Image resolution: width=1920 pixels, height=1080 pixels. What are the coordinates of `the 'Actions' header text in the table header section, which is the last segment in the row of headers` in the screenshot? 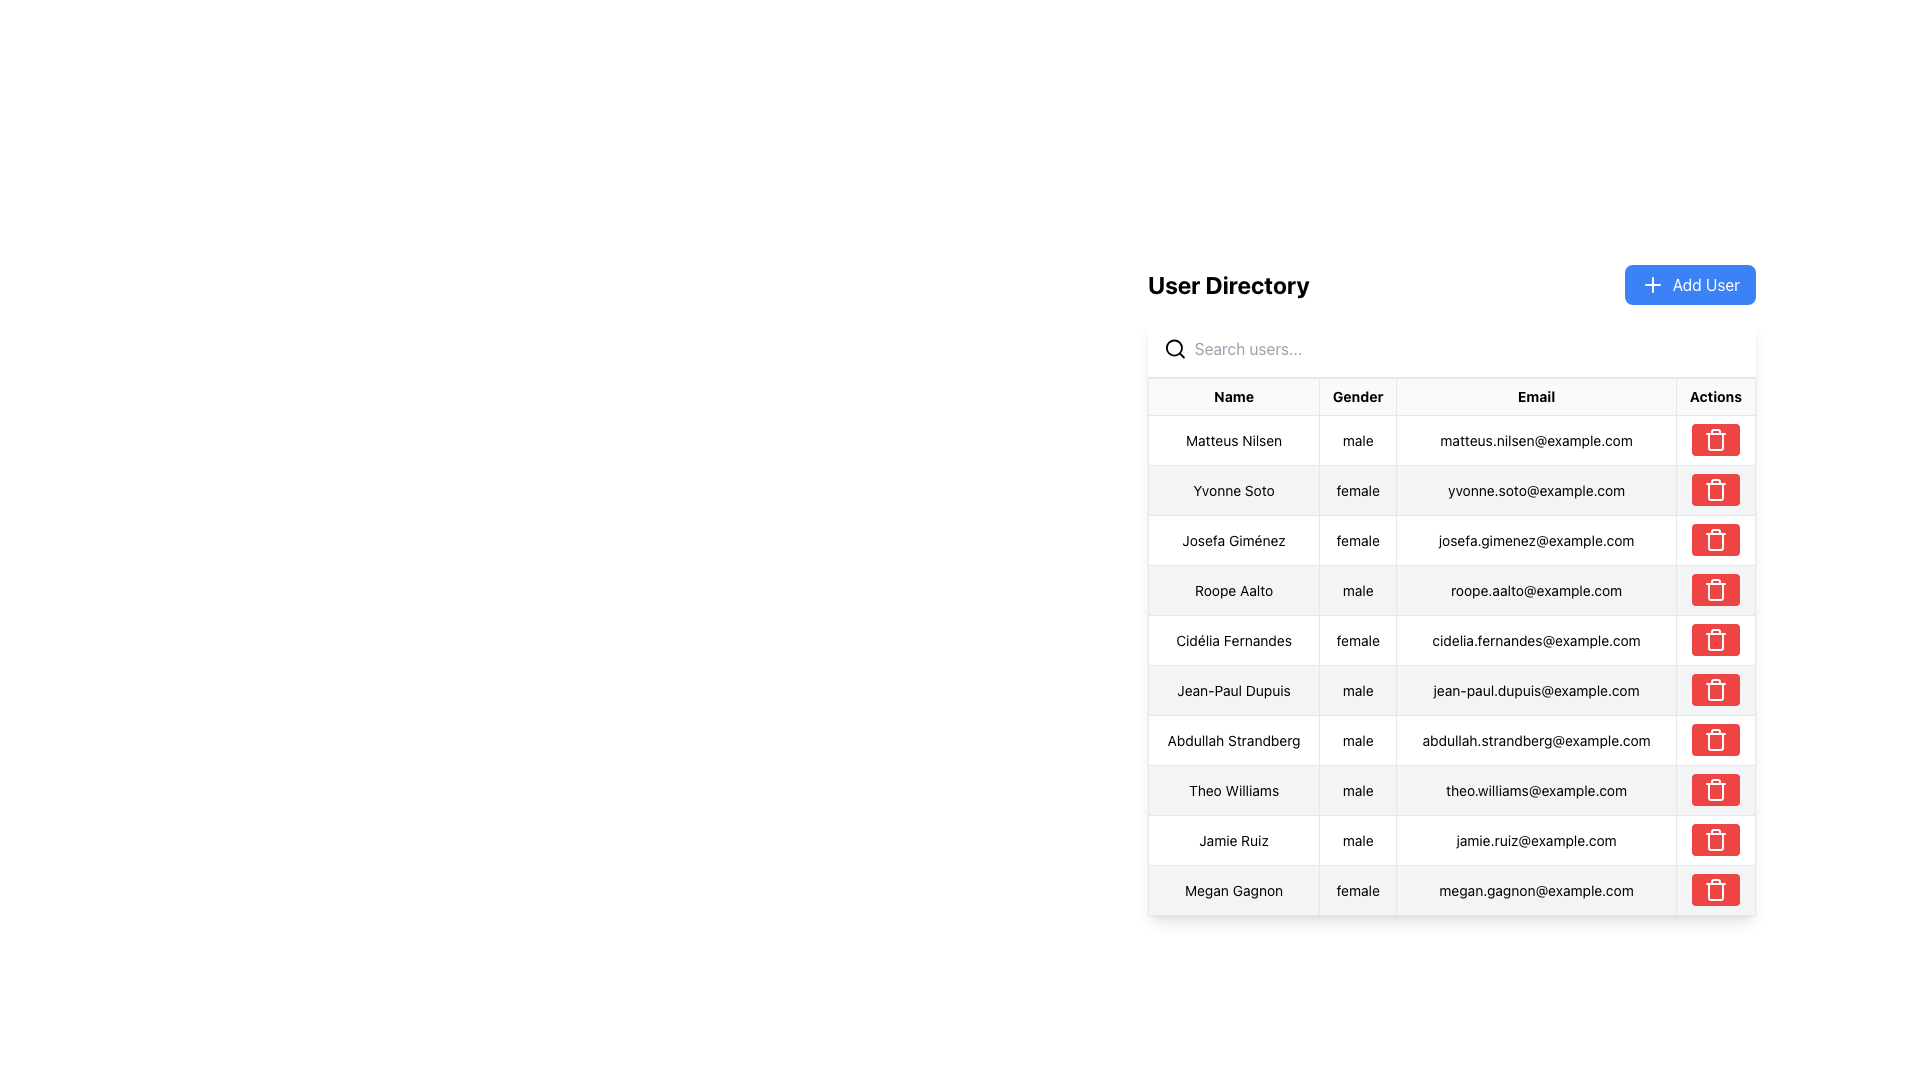 It's located at (1714, 397).